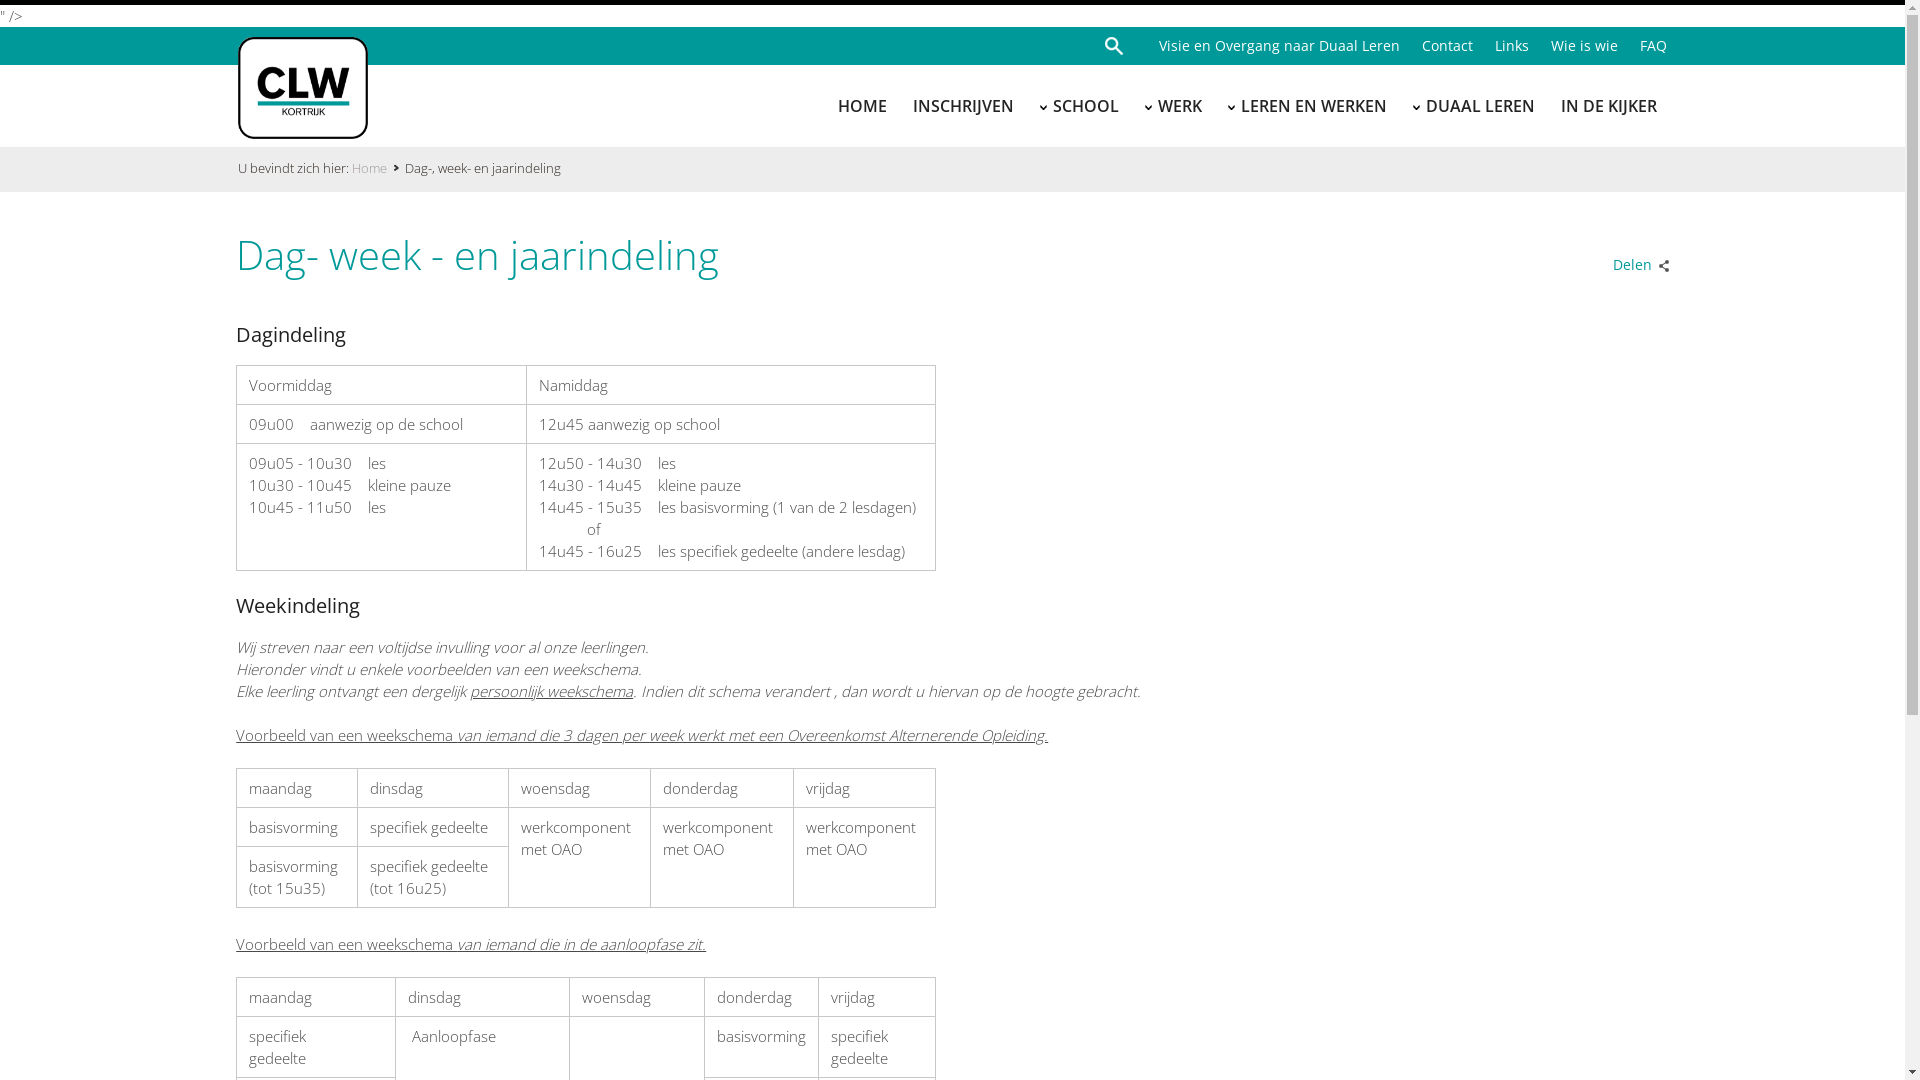 This screenshot has height=1080, width=1920. What do you see at coordinates (911, 104) in the screenshot?
I see `'INSCHRIJVEN'` at bounding box center [911, 104].